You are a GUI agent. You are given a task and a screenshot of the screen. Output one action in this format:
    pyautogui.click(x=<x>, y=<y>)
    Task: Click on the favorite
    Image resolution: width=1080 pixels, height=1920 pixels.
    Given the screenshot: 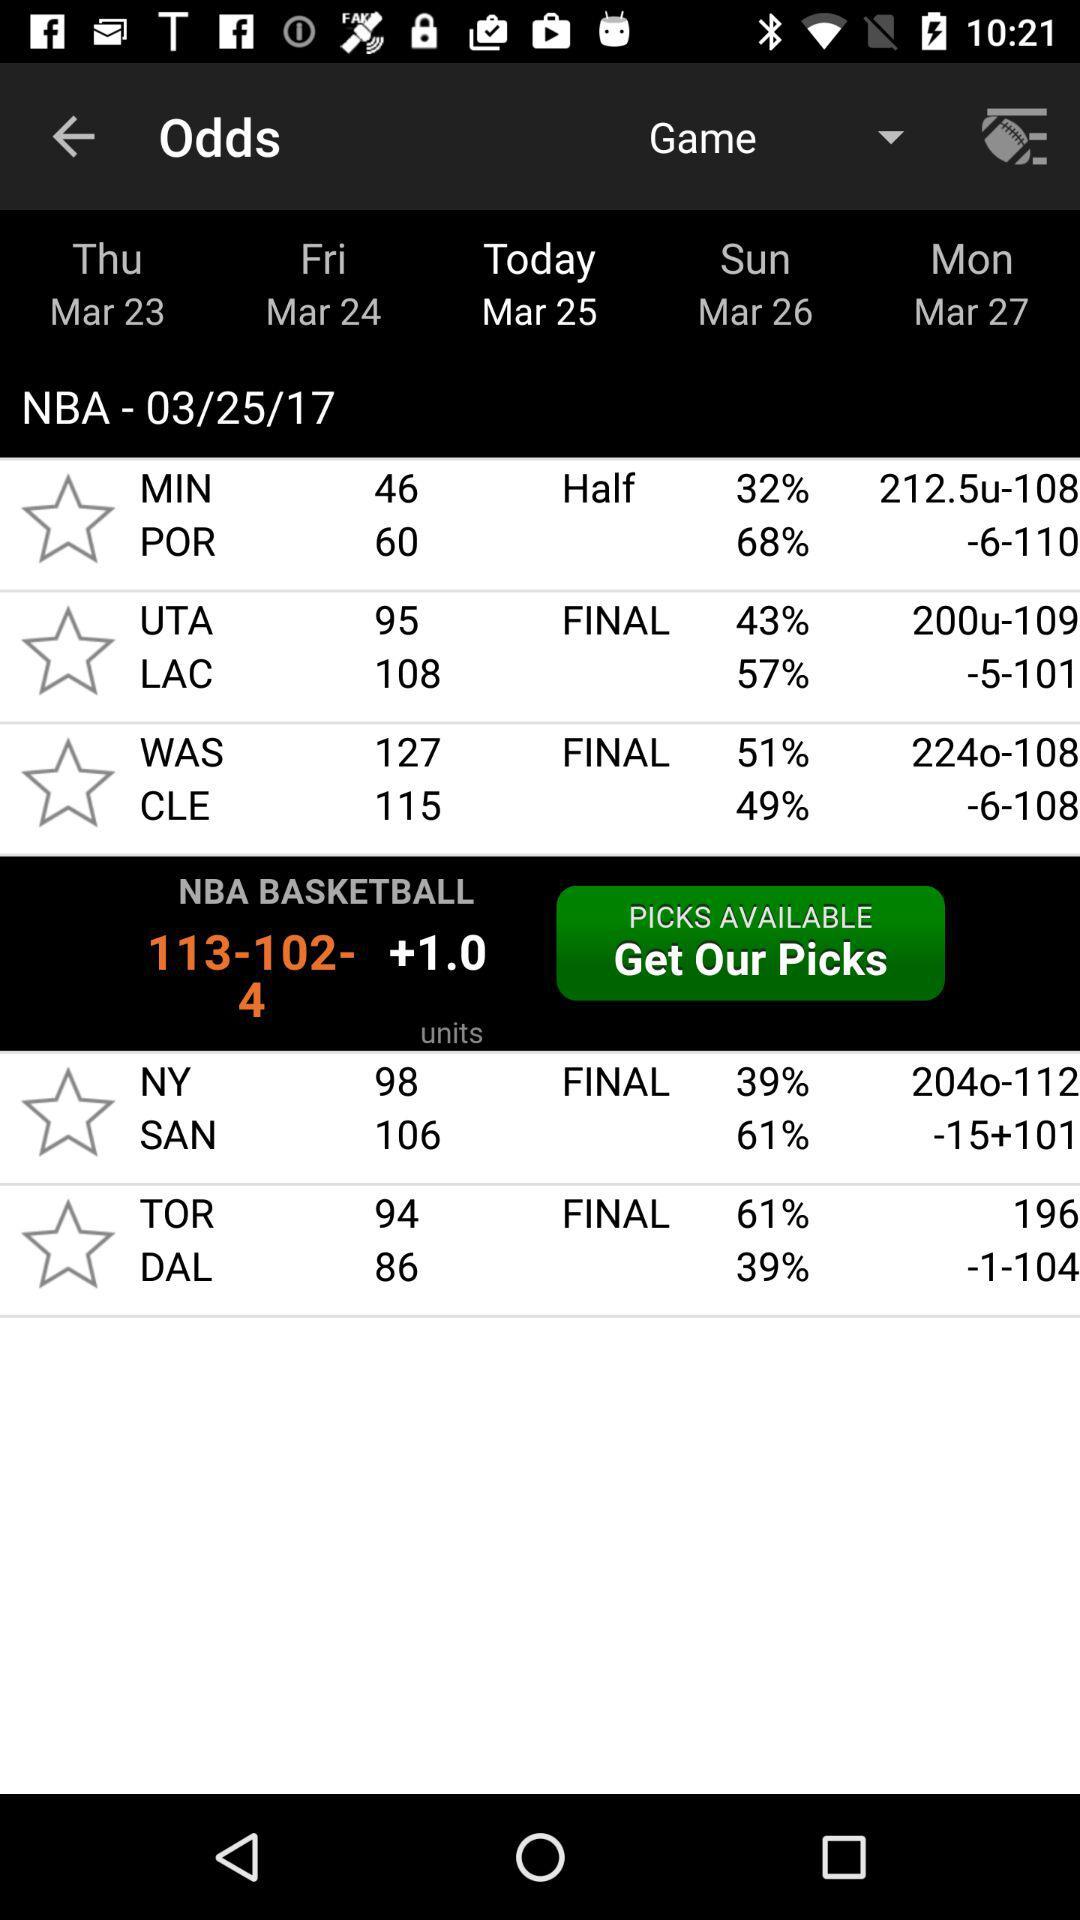 What is the action you would take?
    pyautogui.click(x=67, y=1110)
    